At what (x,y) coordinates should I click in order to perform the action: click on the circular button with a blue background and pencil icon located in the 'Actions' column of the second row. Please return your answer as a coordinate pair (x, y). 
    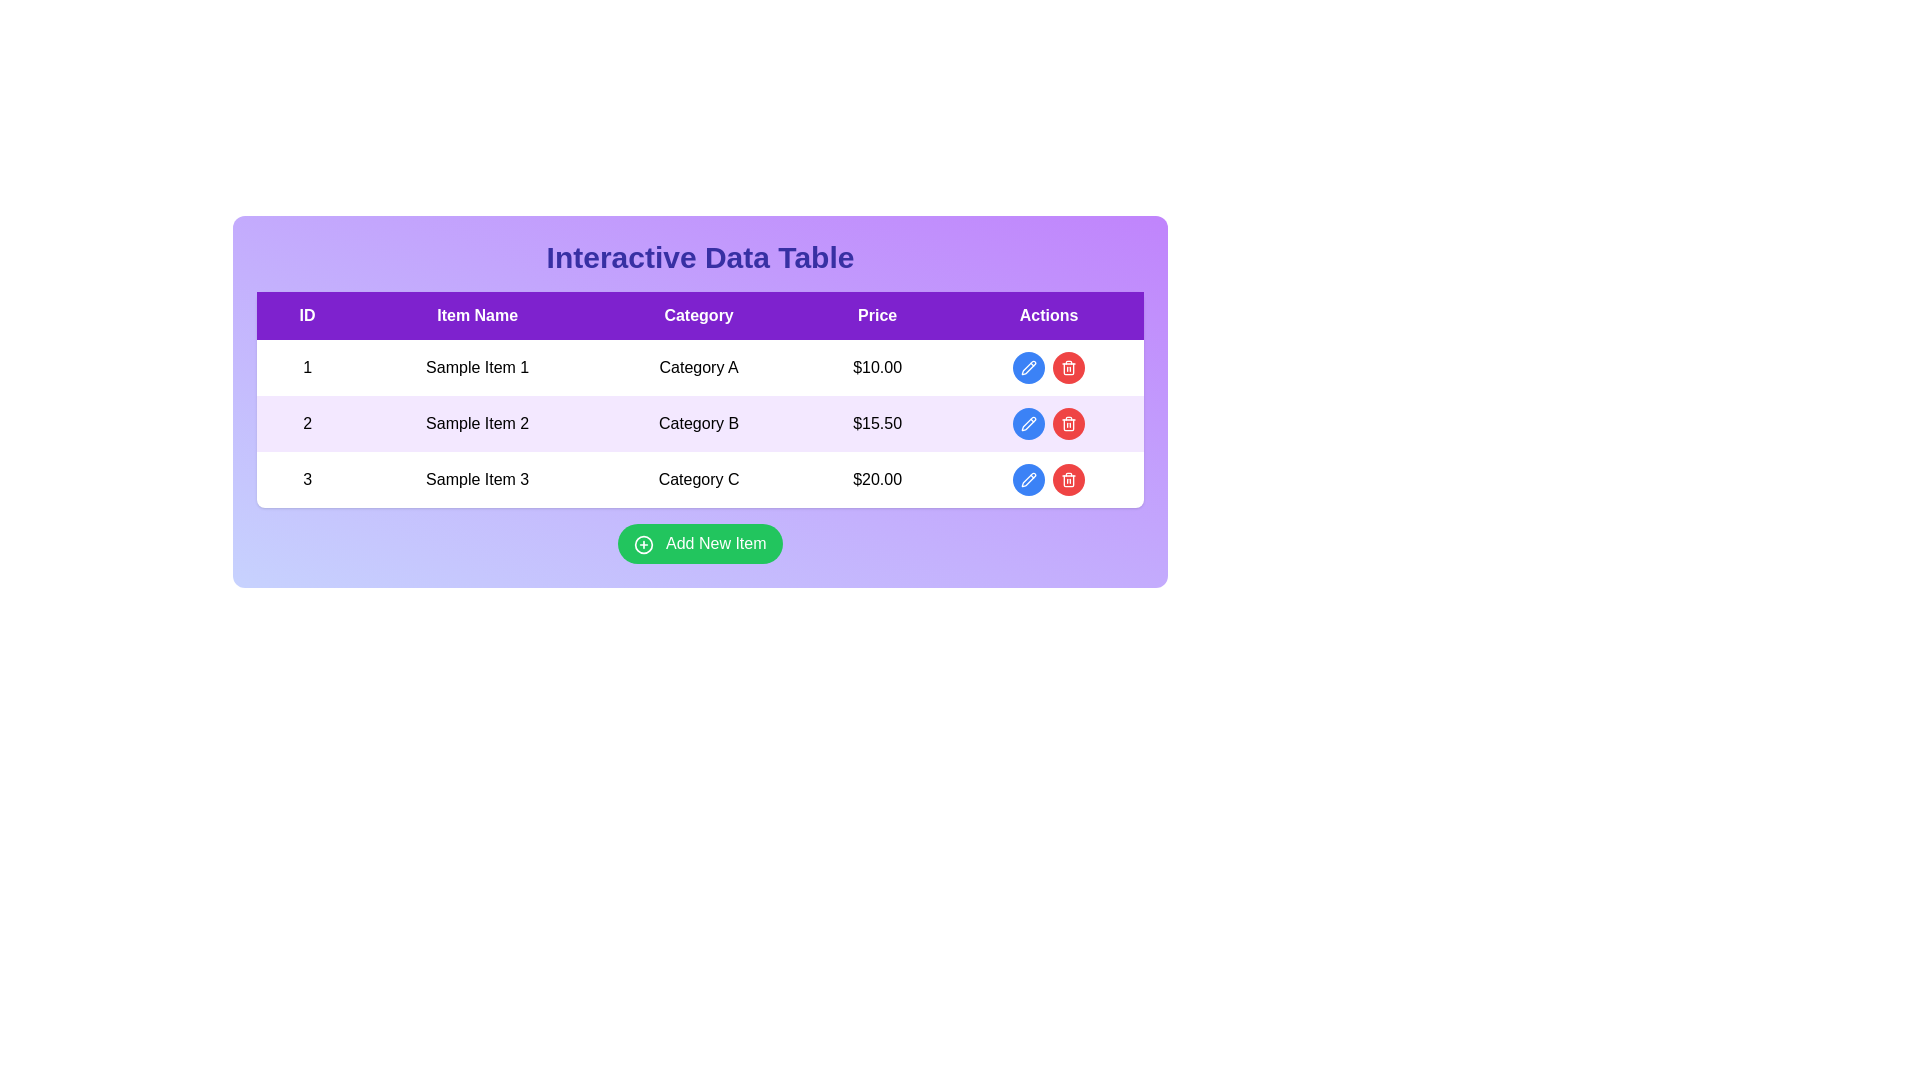
    Looking at the image, I should click on (1029, 423).